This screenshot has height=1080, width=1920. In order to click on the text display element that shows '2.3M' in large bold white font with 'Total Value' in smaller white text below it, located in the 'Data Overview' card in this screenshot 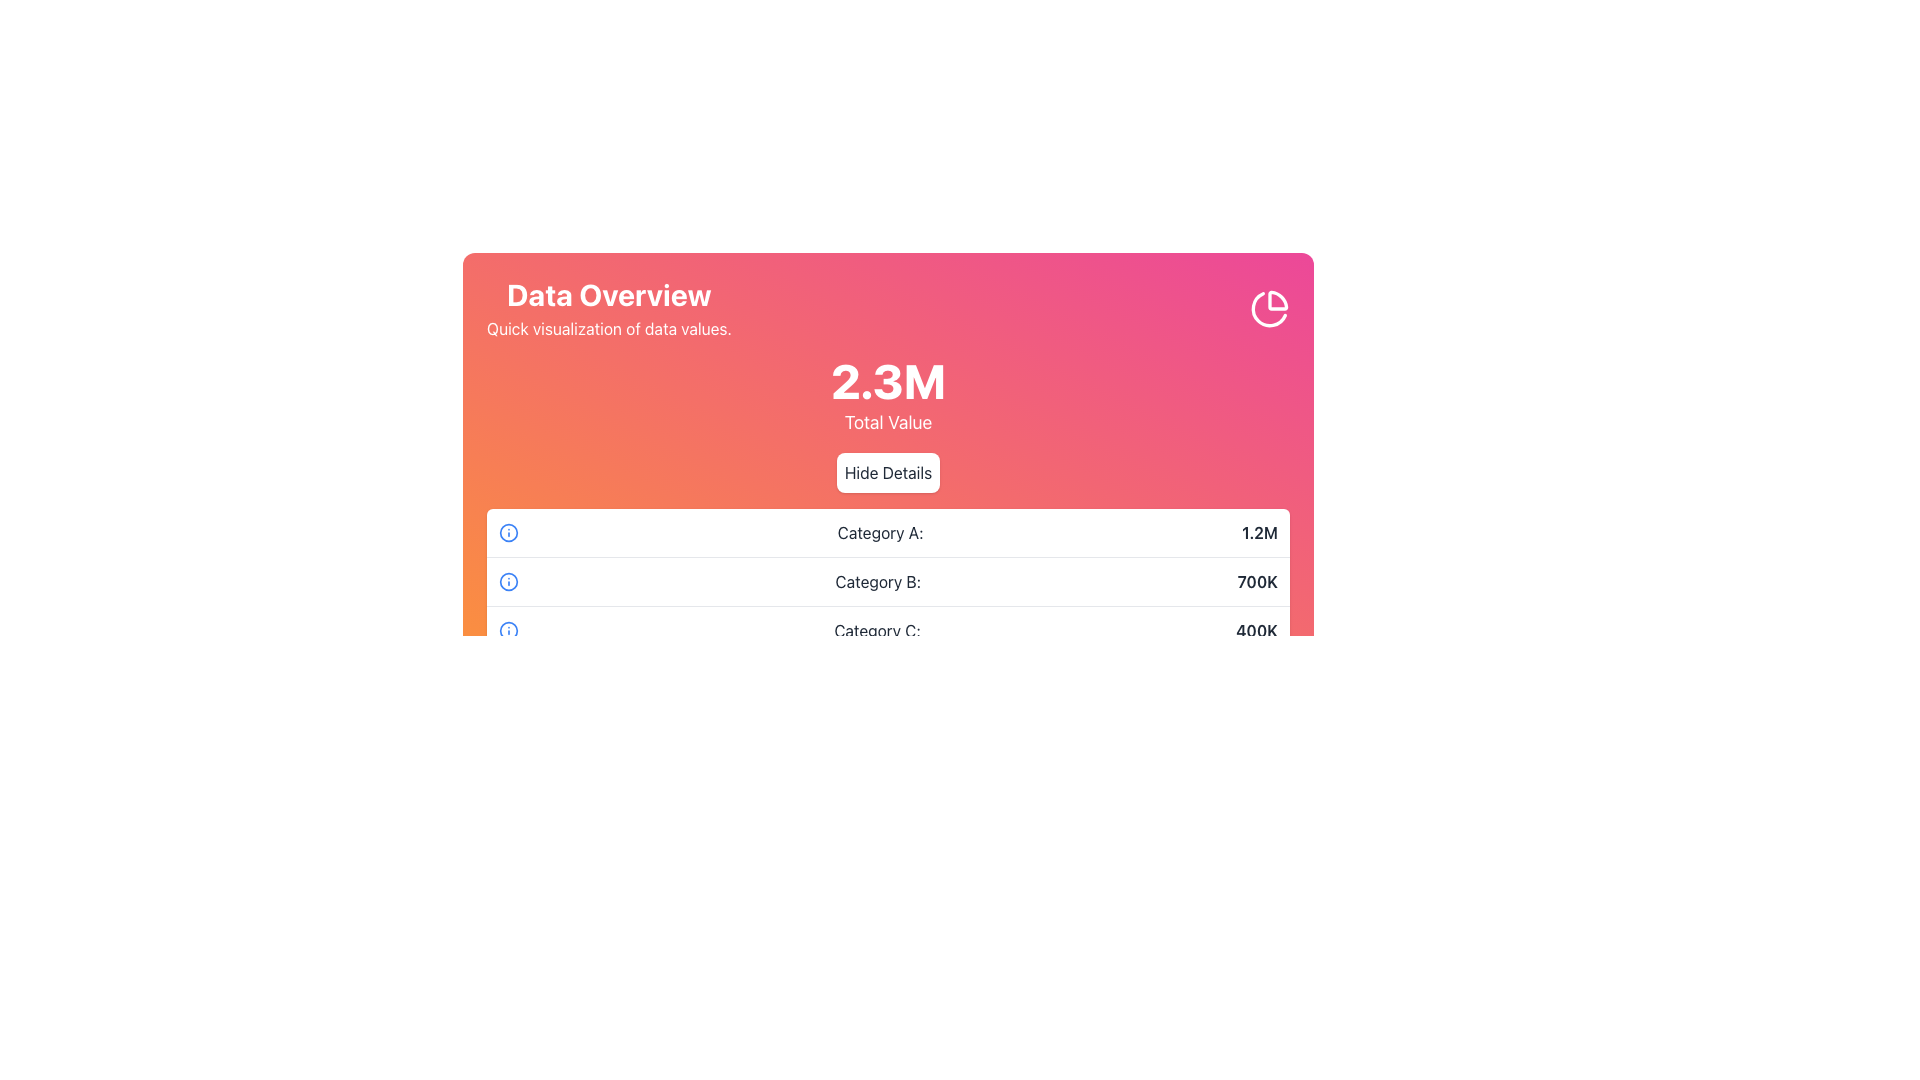, I will do `click(887, 397)`.